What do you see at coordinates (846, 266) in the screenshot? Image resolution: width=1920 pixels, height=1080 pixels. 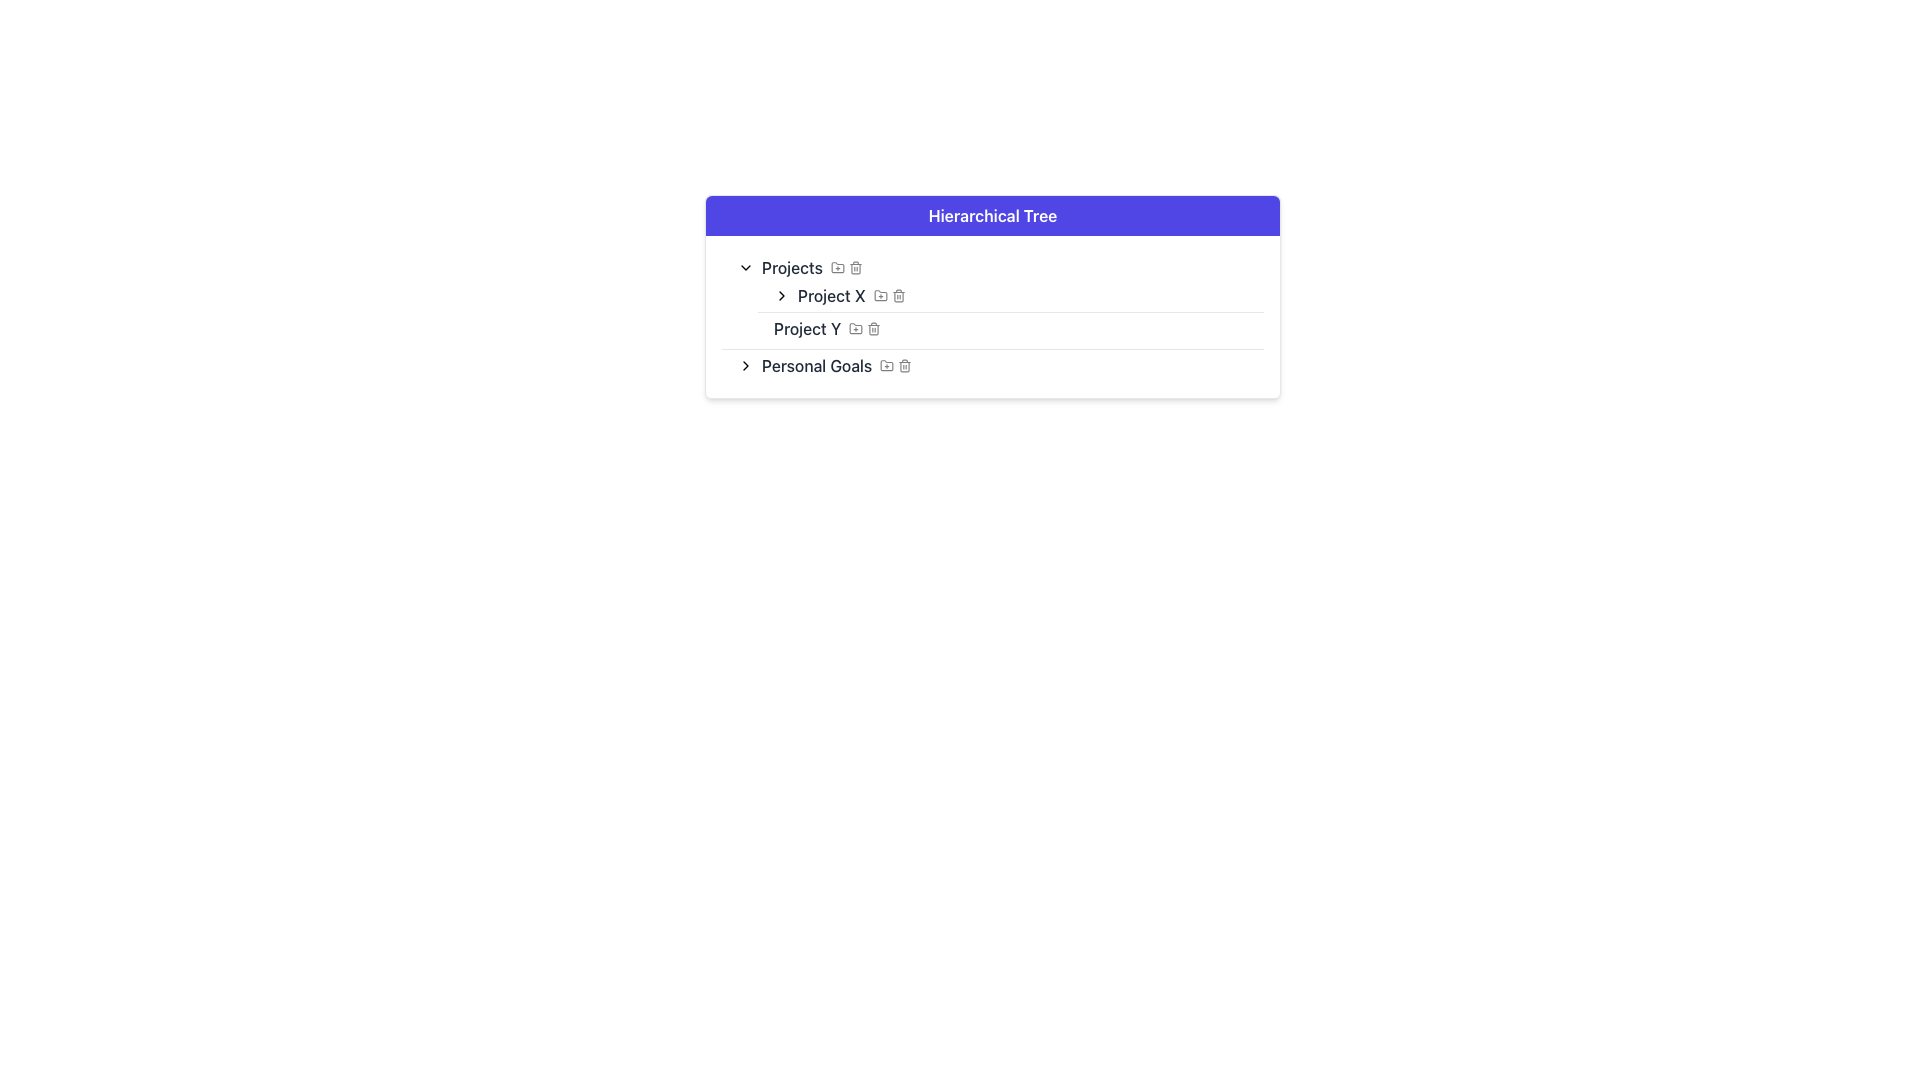 I see `the add folder icon in the Icon Group, which is located to the right of the 'Projects' text in the header of a hierarchical tree structure` at bounding box center [846, 266].